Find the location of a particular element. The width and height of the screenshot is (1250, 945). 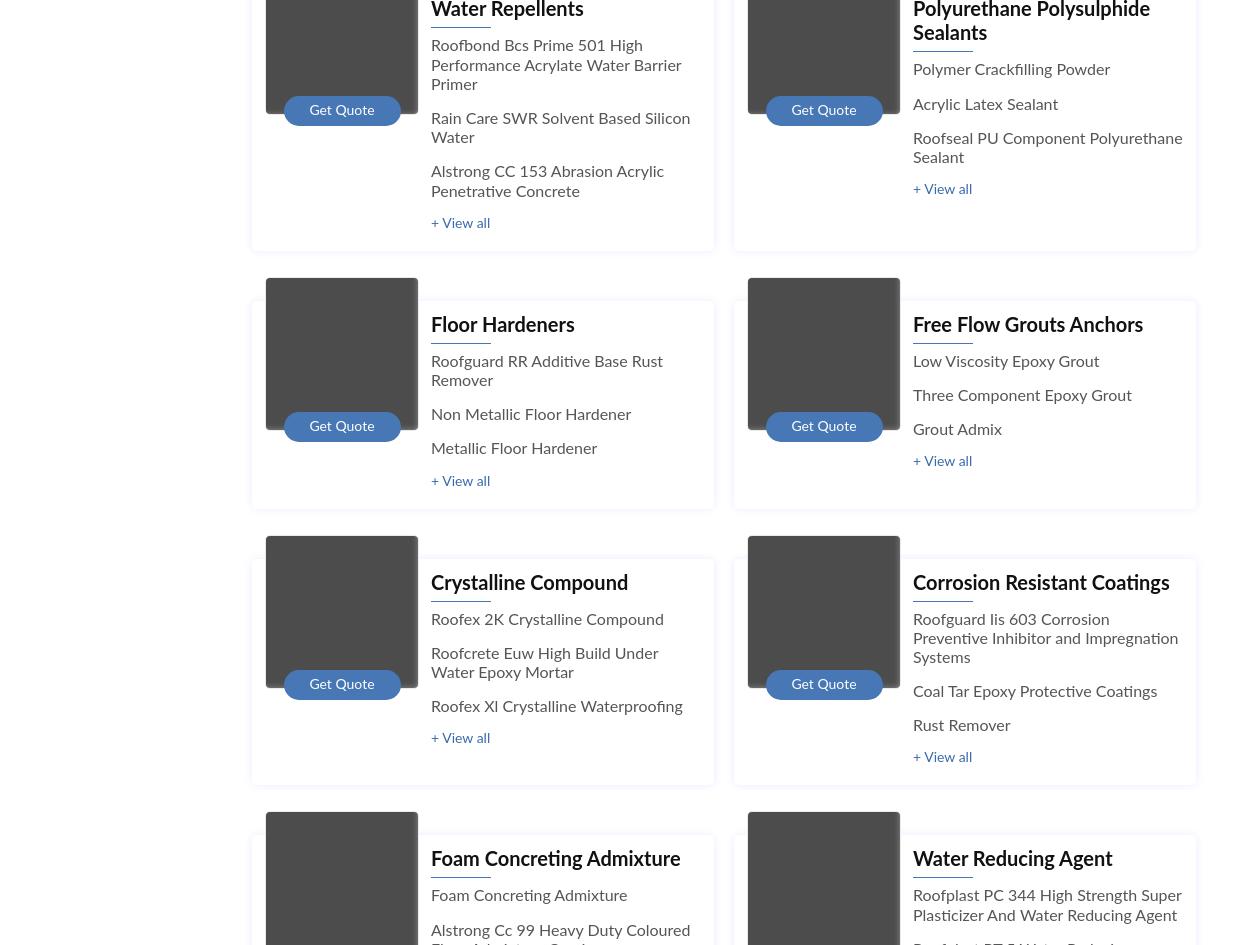

'Corrosion Resistant Coatings' is located at coordinates (1041, 582).